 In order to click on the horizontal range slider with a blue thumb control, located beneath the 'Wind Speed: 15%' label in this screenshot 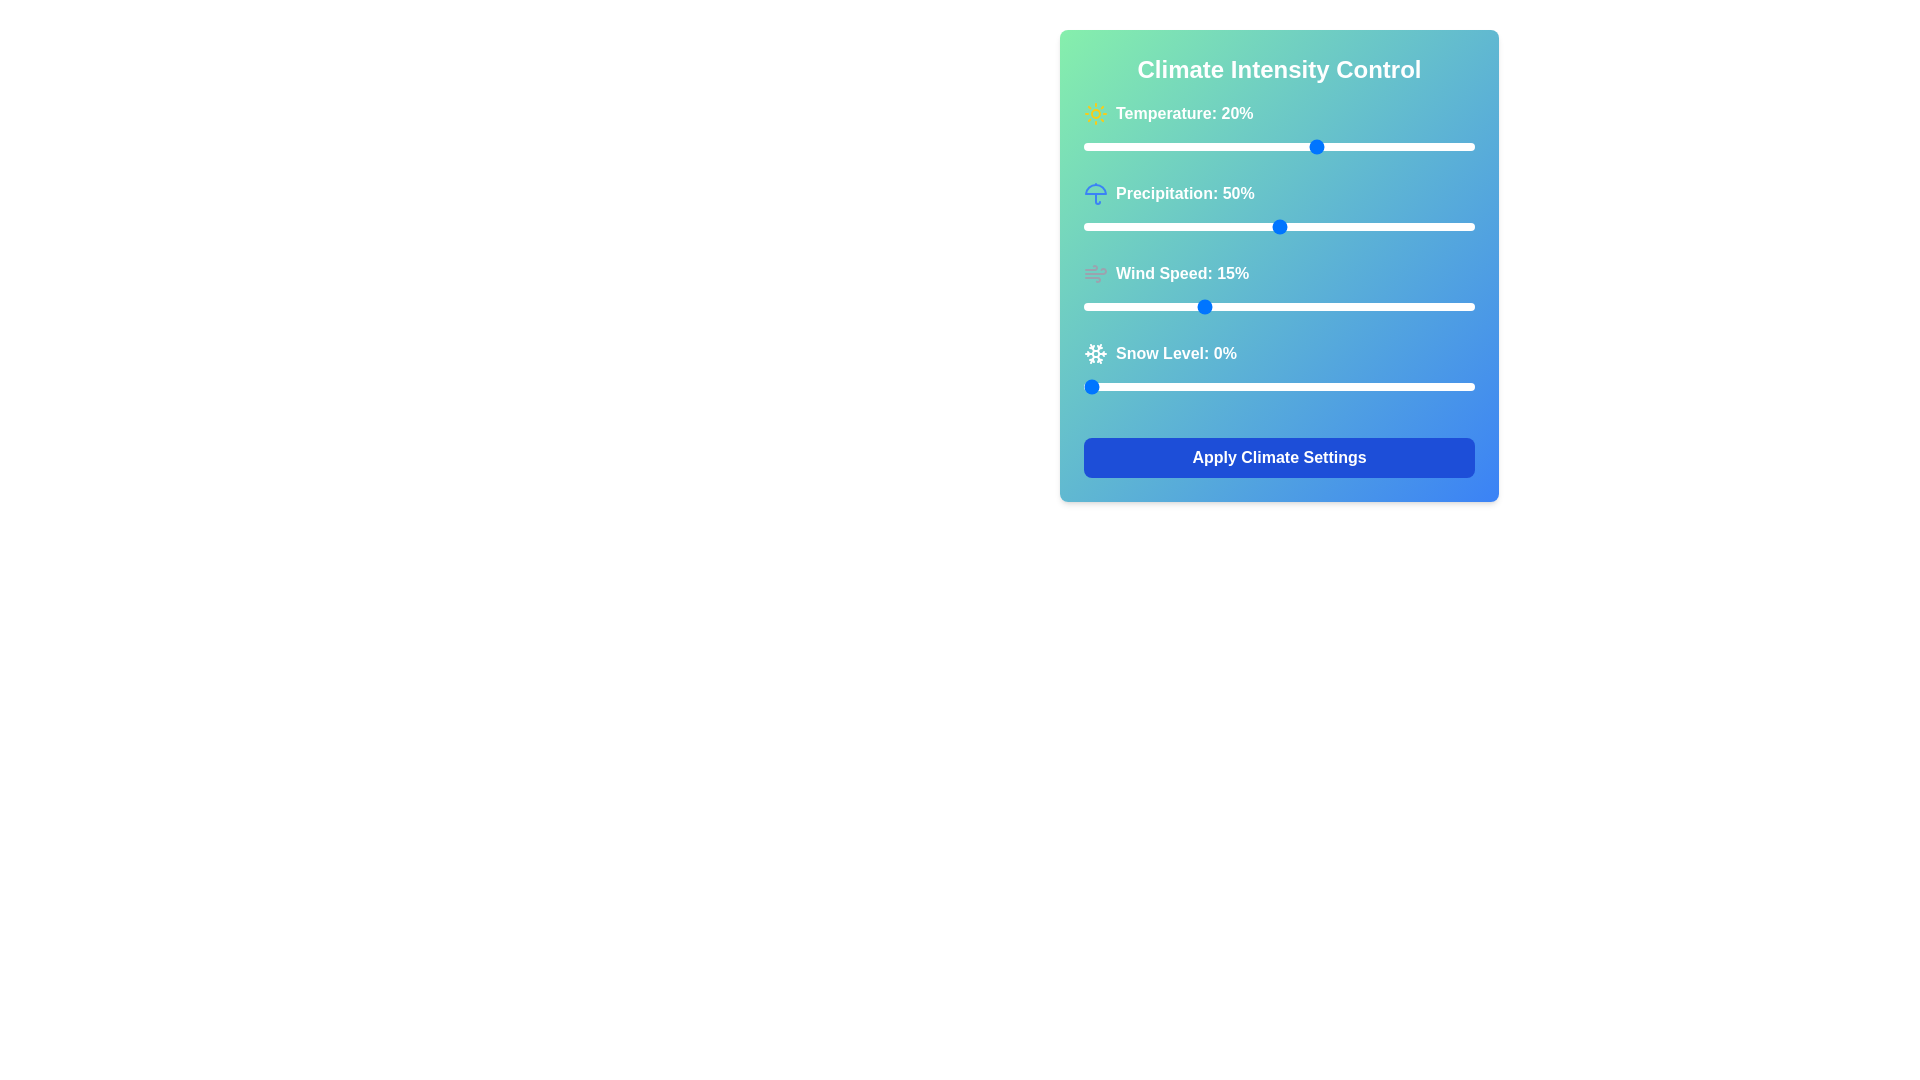, I will do `click(1278, 307)`.